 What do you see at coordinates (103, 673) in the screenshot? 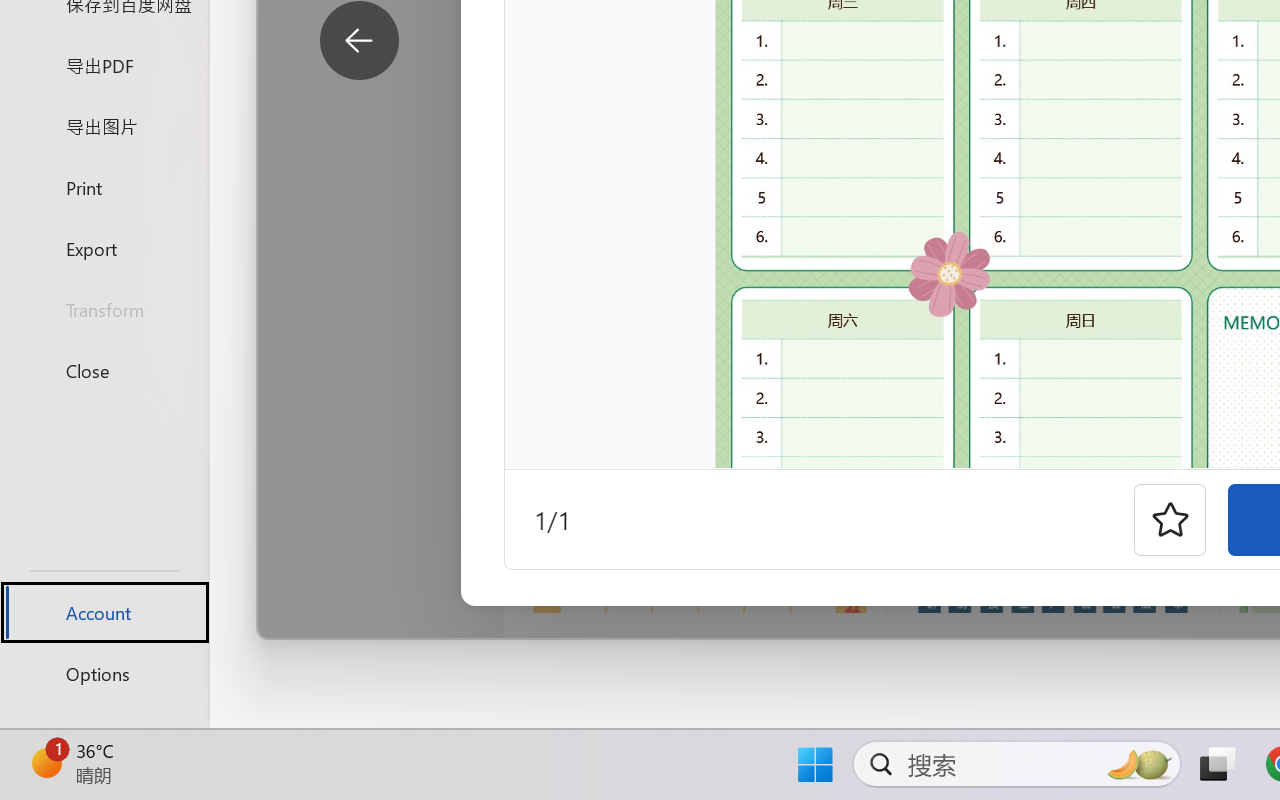
I see `'Options'` at bounding box center [103, 673].